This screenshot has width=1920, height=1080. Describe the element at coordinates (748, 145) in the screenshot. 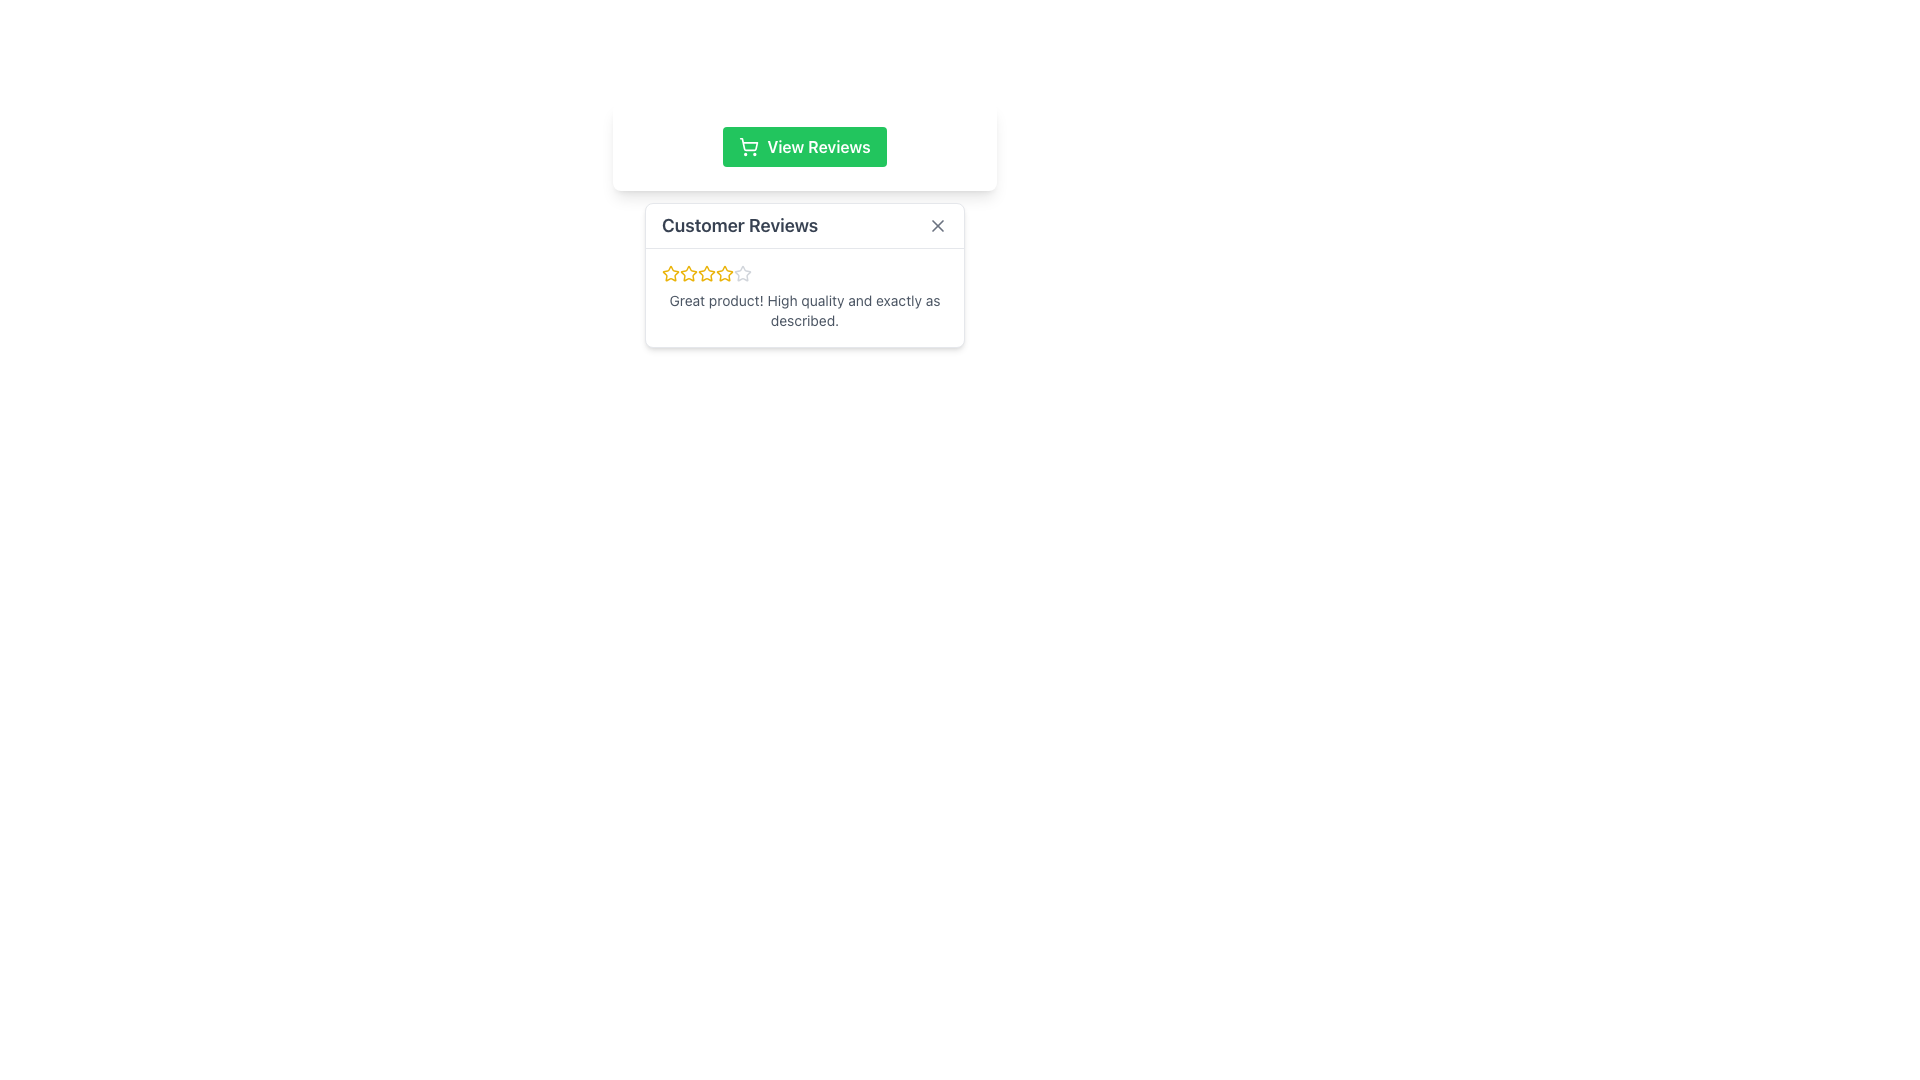

I see `the shopping cart icon located within the 'View Reviews' button, which is positioned to the left of the text label 'View Reviews'` at that location.